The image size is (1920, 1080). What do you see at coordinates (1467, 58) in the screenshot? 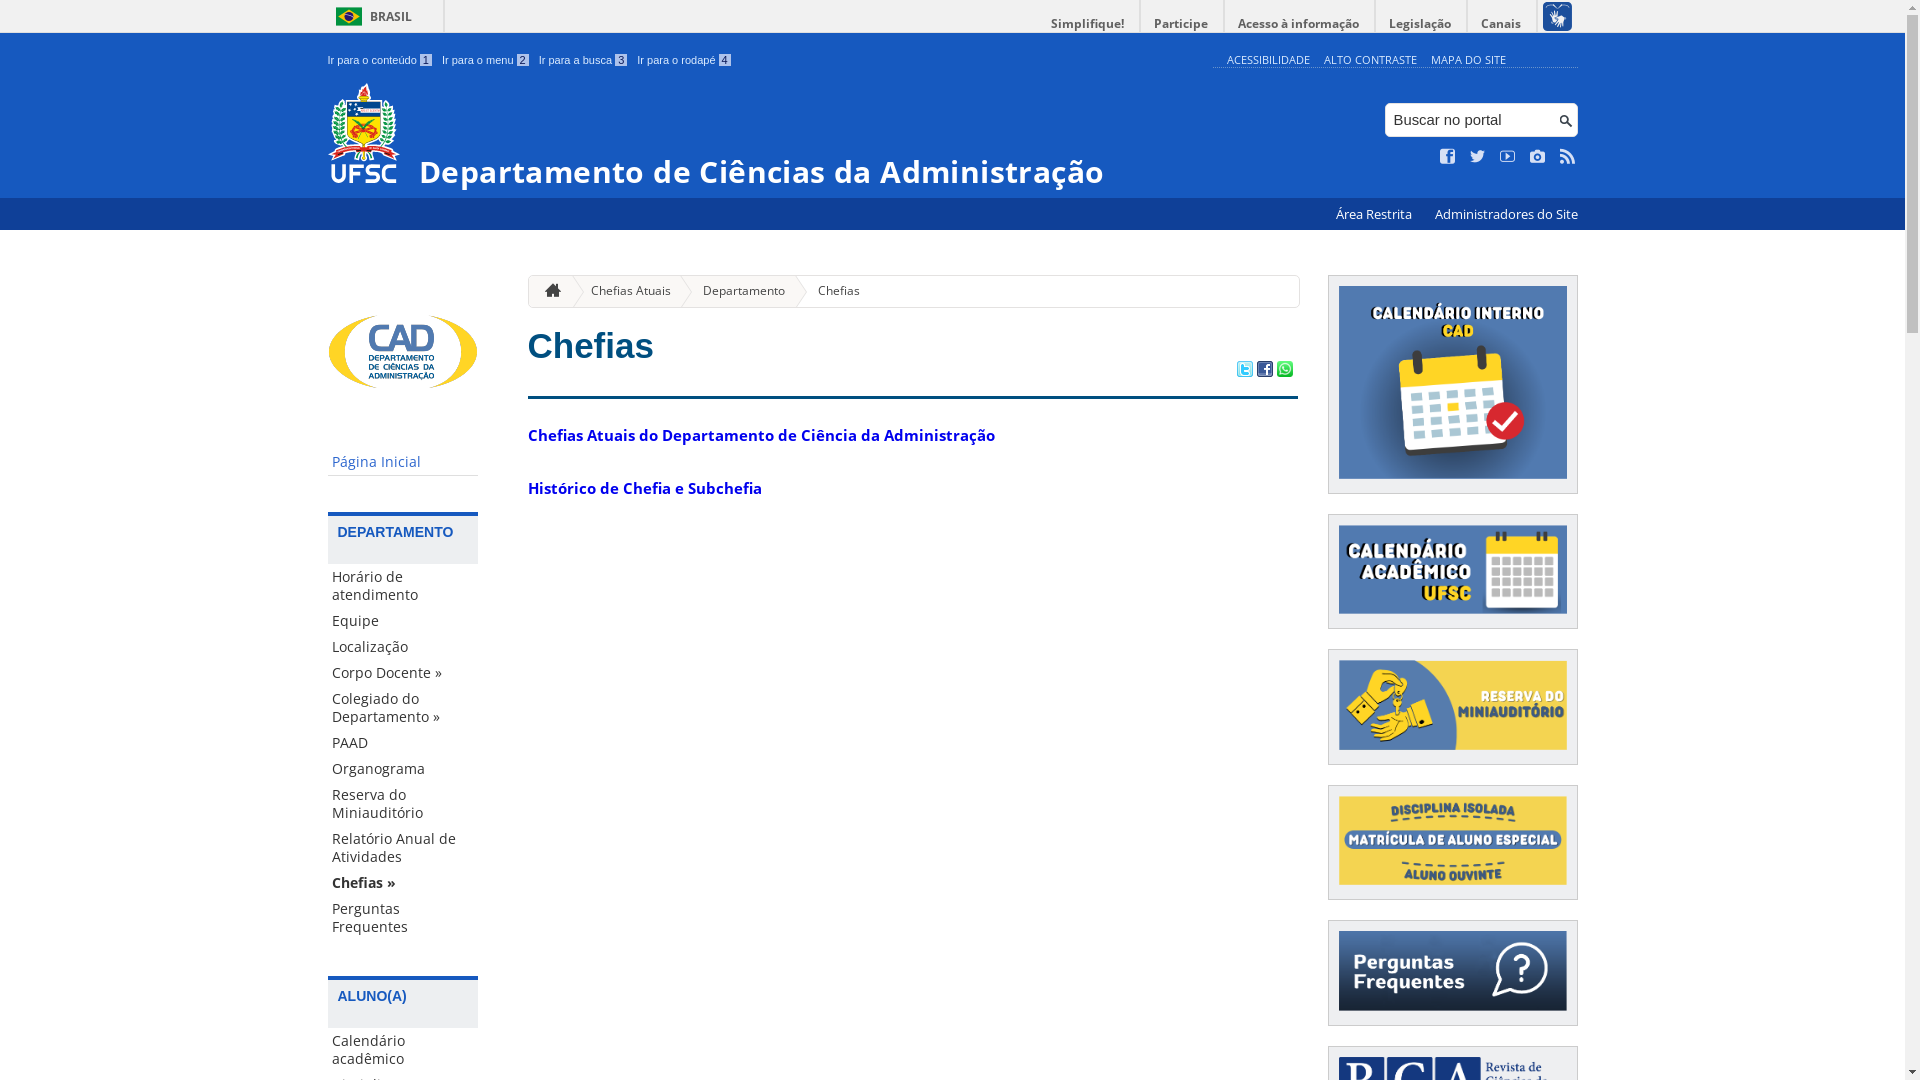
I see `'MAPA DO SITE'` at bounding box center [1467, 58].